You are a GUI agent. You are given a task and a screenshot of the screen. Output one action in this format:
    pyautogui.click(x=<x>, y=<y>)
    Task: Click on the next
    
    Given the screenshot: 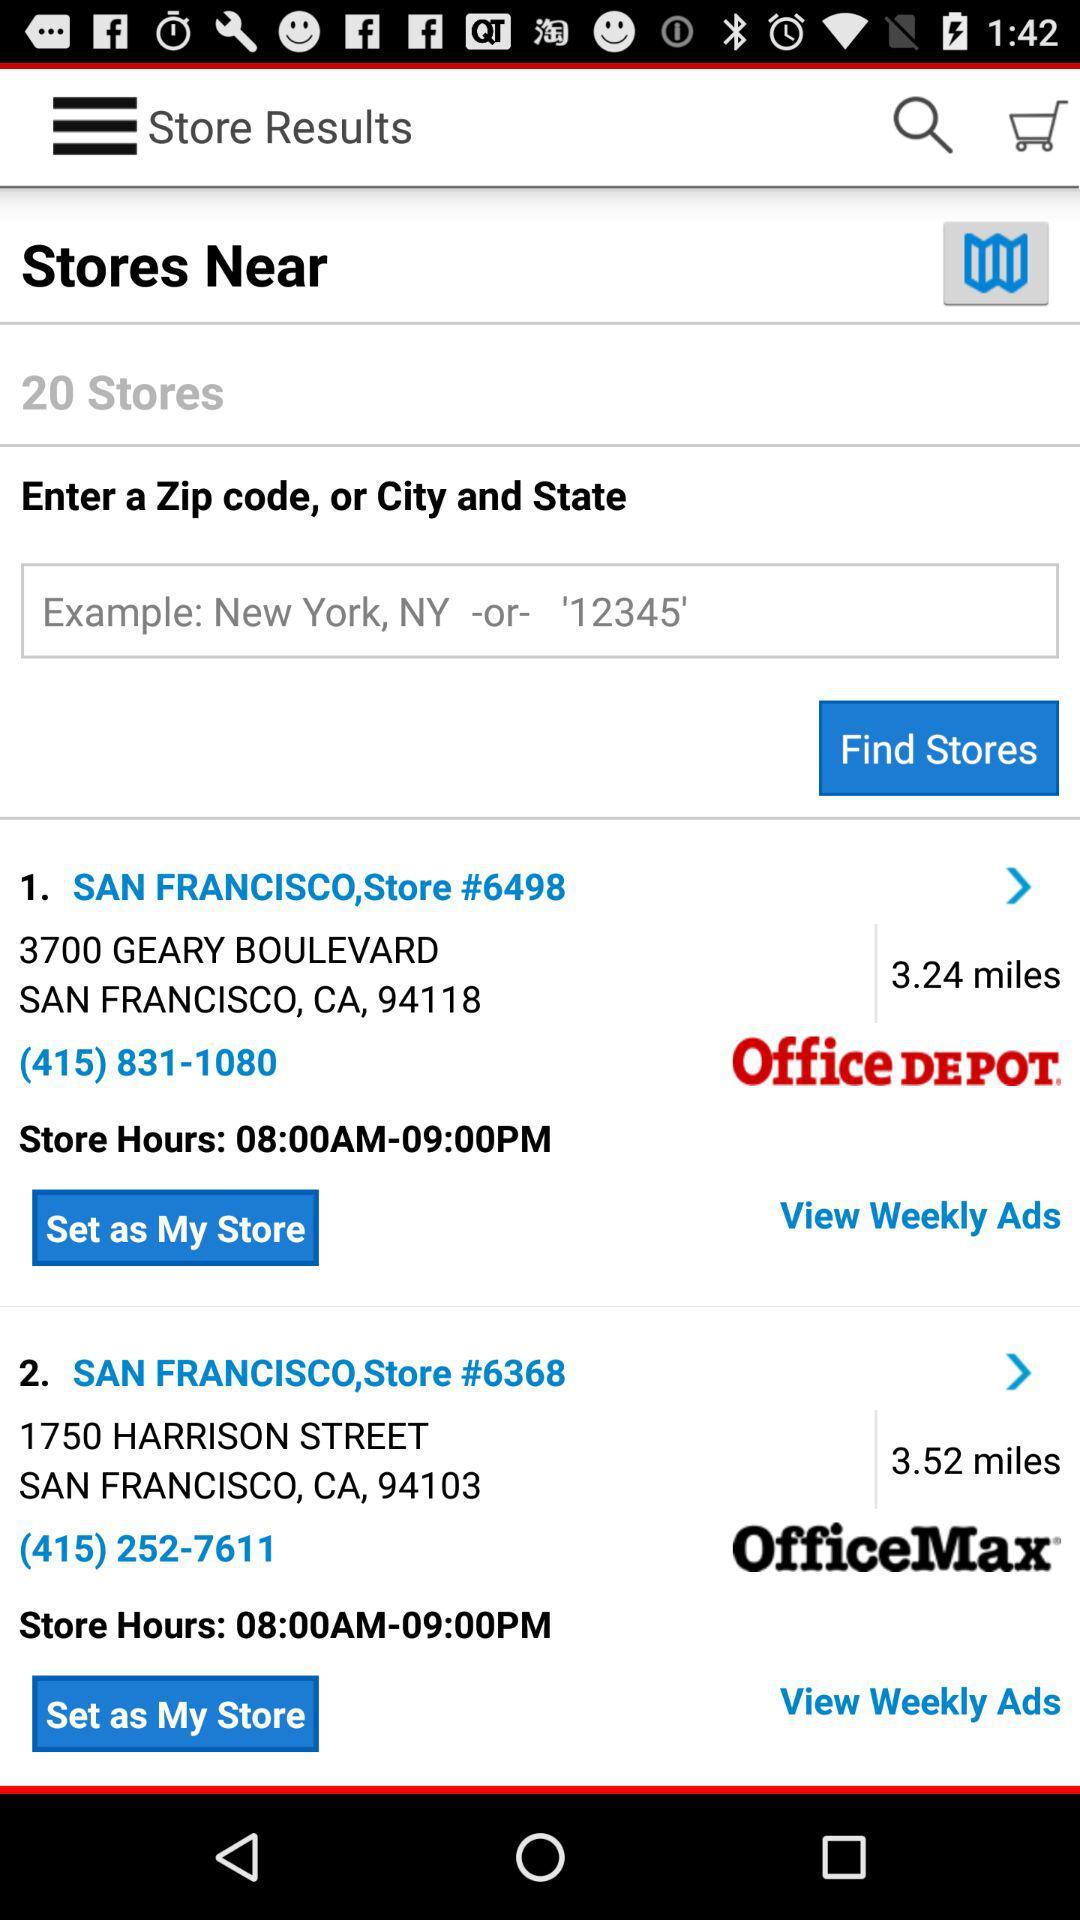 What is the action you would take?
    pyautogui.click(x=1019, y=1370)
    